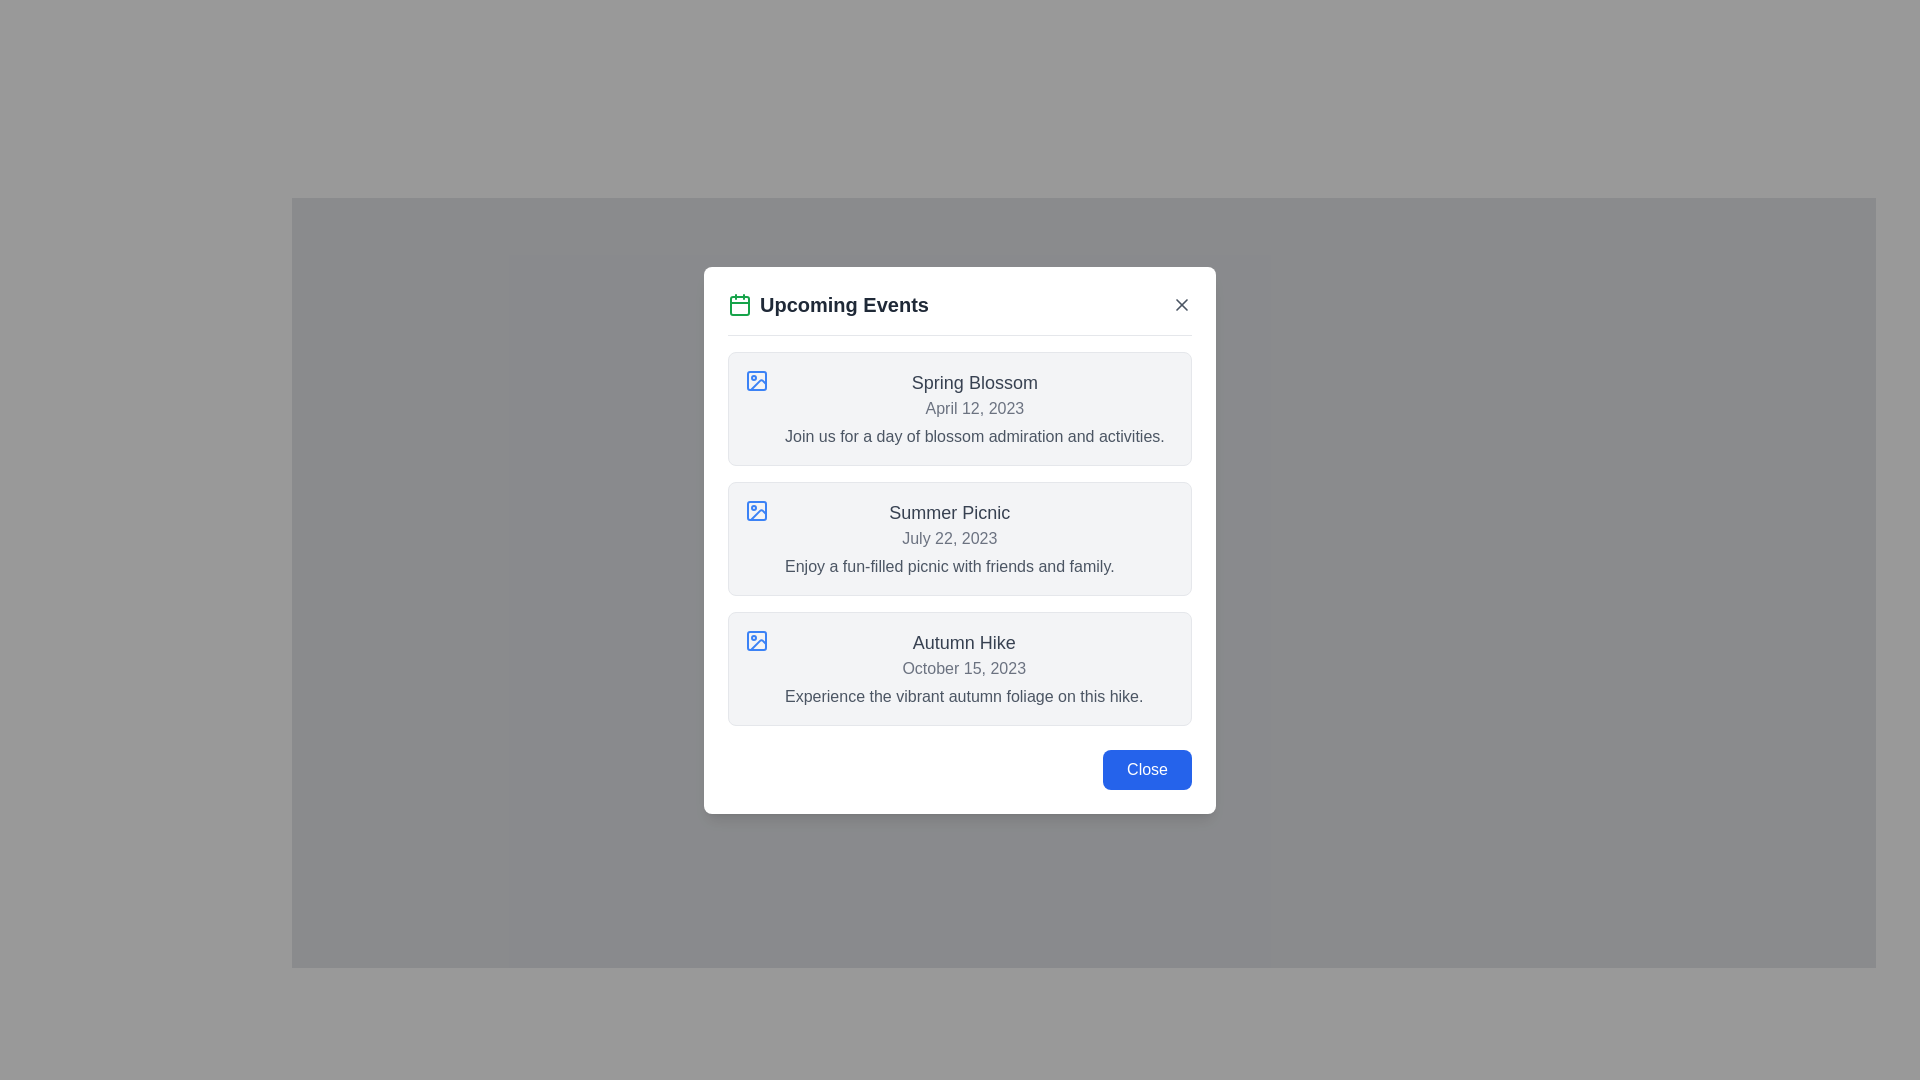 The image size is (1920, 1080). Describe the element at coordinates (1147, 768) in the screenshot. I see `the close button located at the bottom-right corner of the 'Upcoming Events' dialog box` at that location.